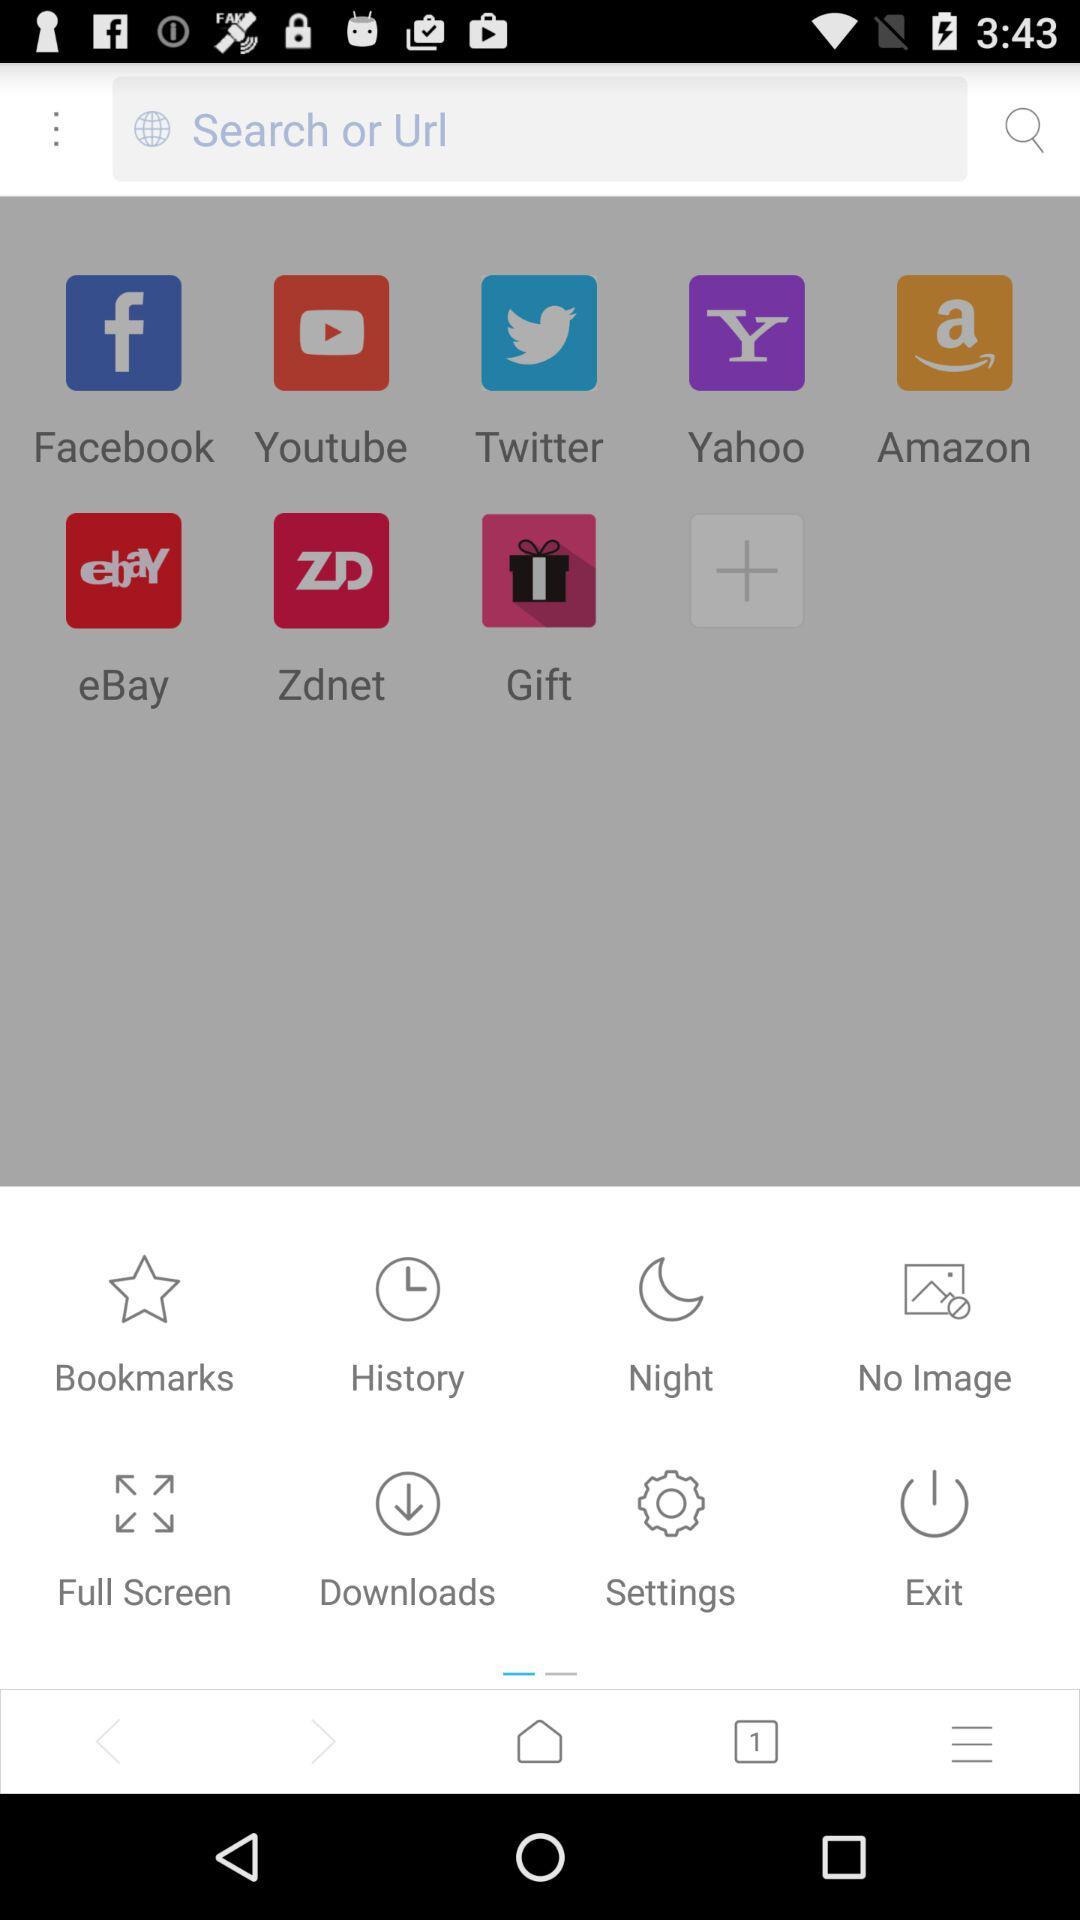  Describe the element at coordinates (151, 137) in the screenshot. I see `the globe icon` at that location.